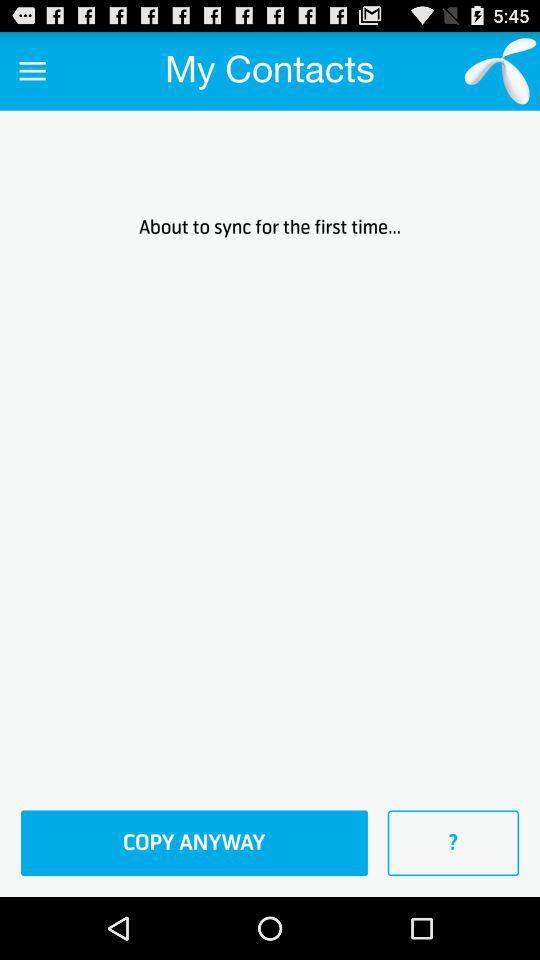 This screenshot has height=960, width=540. I want to click on the icon to the right of the copy anyway icon, so click(453, 842).